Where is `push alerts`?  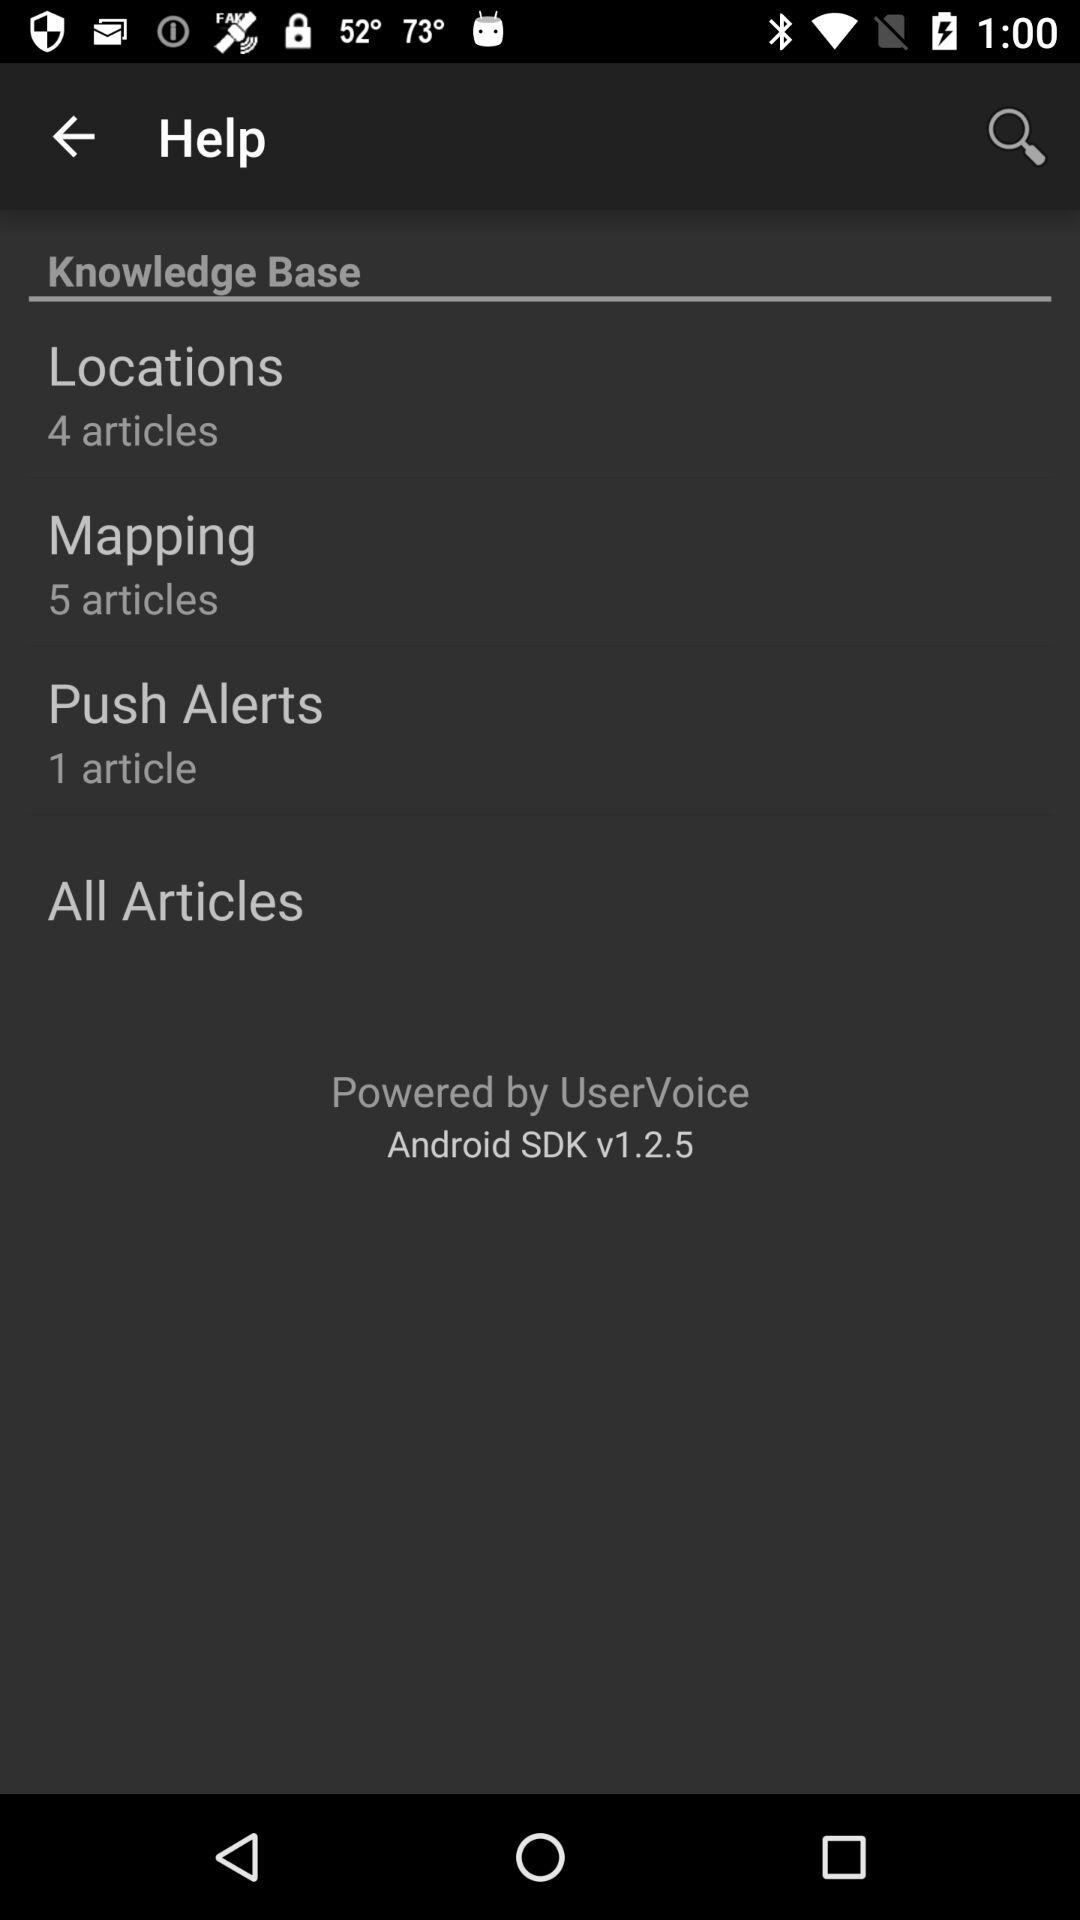 push alerts is located at coordinates (185, 701).